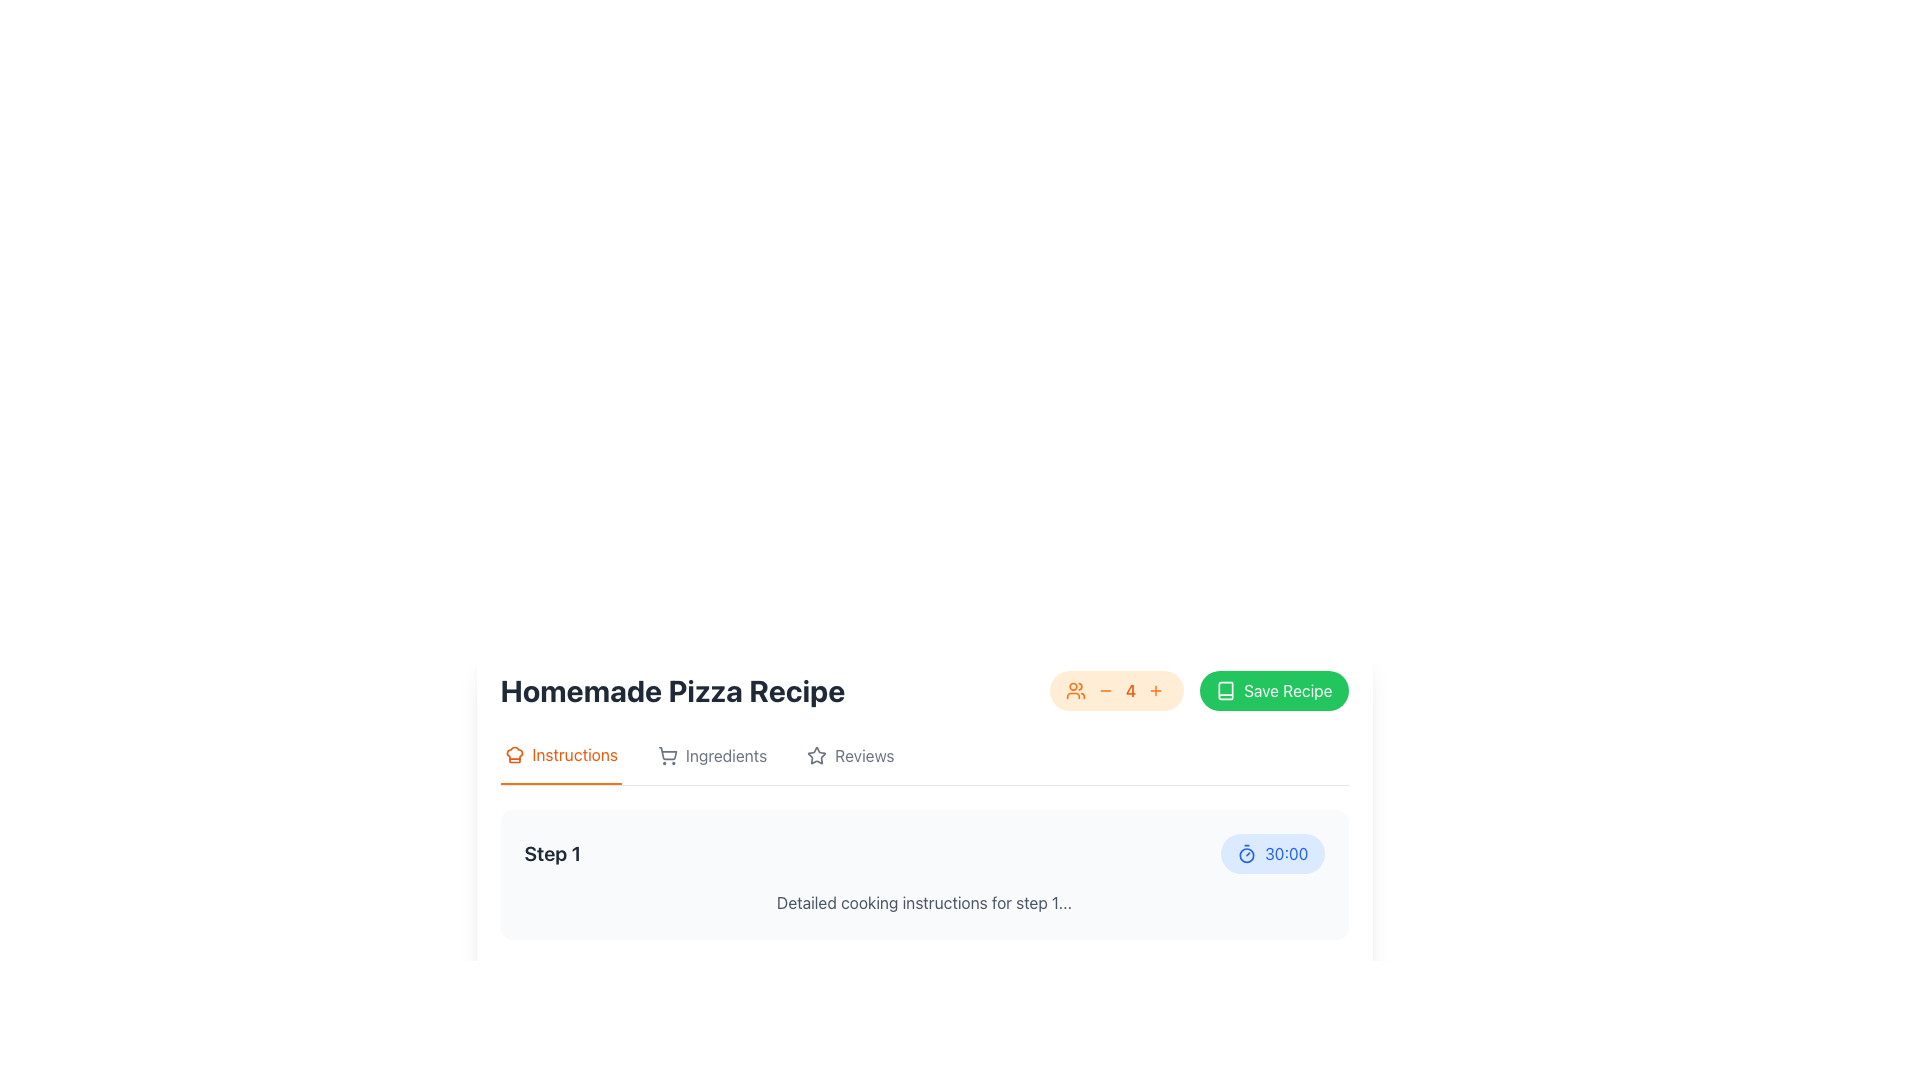 This screenshot has height=1080, width=1920. What do you see at coordinates (1074, 689) in the screenshot?
I see `the orange group of people icon located in the upper right section of the page interface, adjacent to the numeric label '4'` at bounding box center [1074, 689].